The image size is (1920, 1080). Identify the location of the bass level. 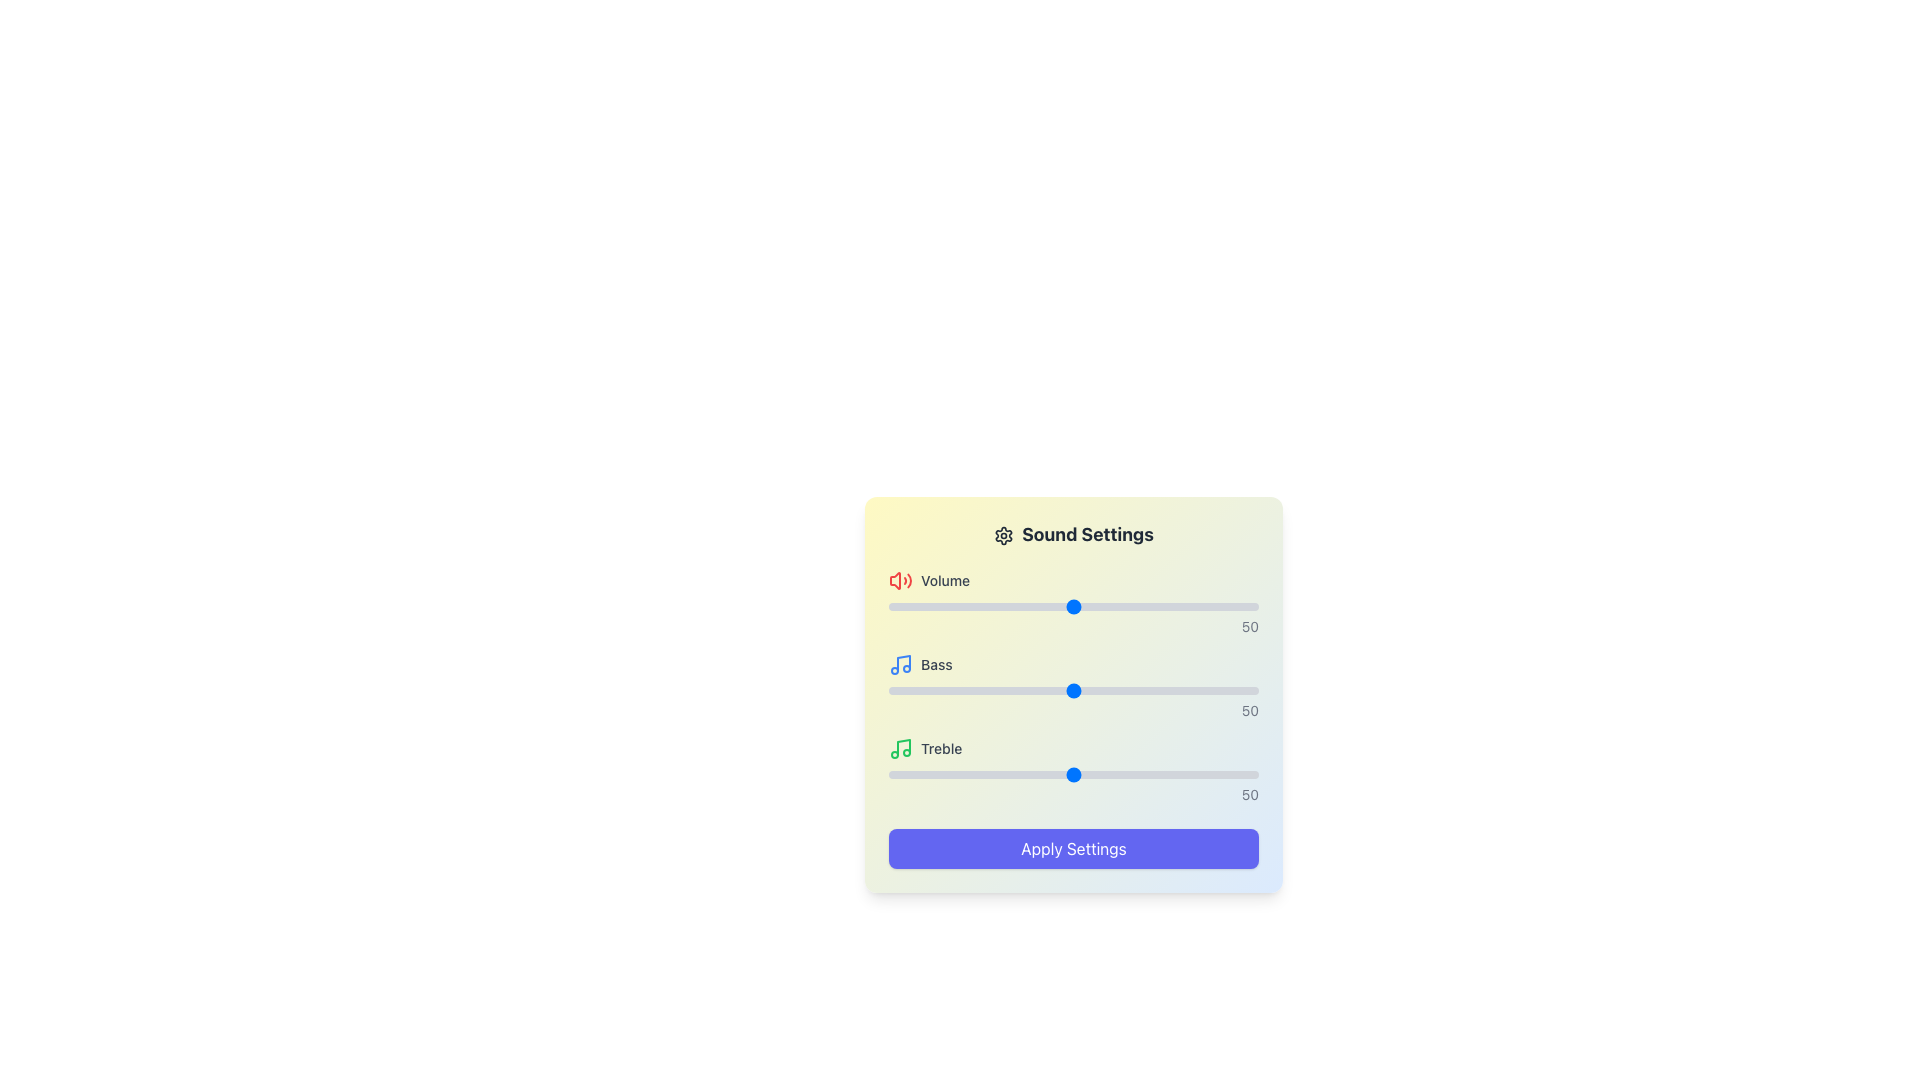
(891, 689).